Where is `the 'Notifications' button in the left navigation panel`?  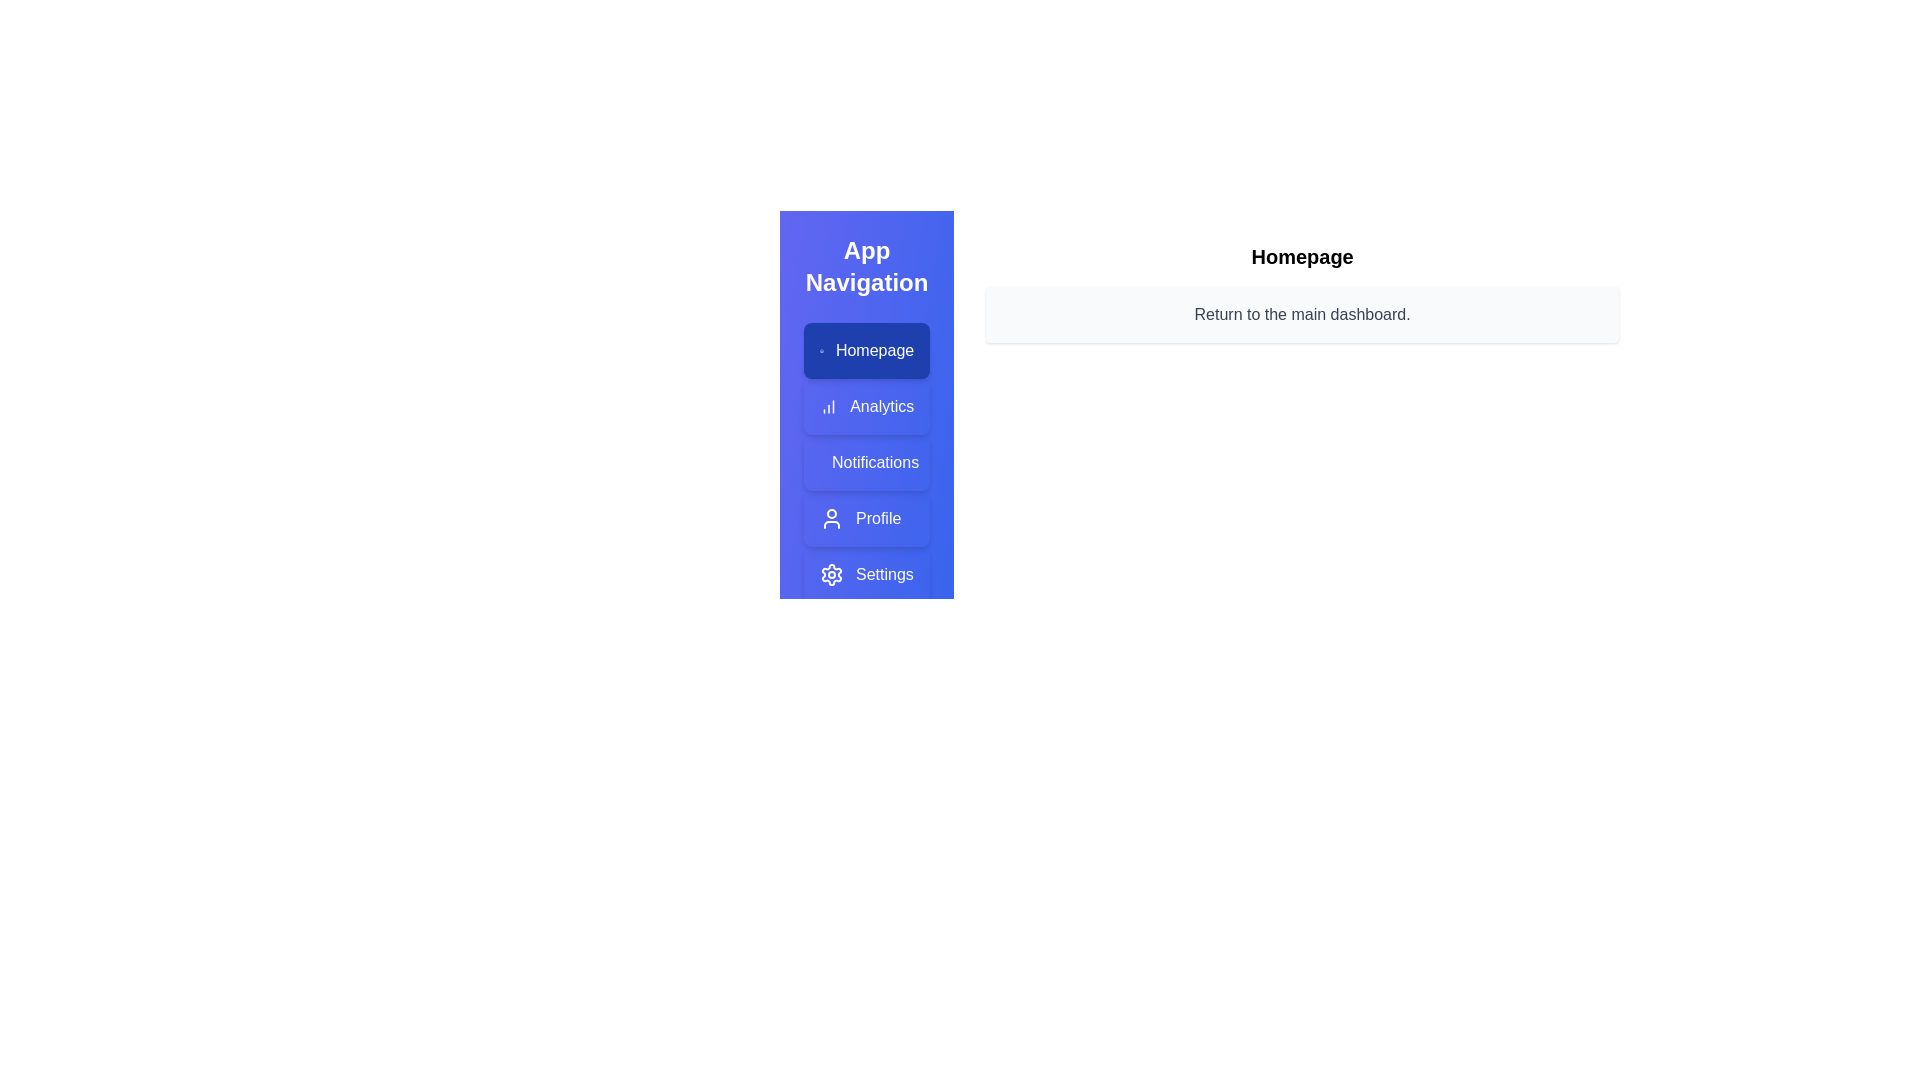 the 'Notifications' button in the left navigation panel is located at coordinates (867, 462).